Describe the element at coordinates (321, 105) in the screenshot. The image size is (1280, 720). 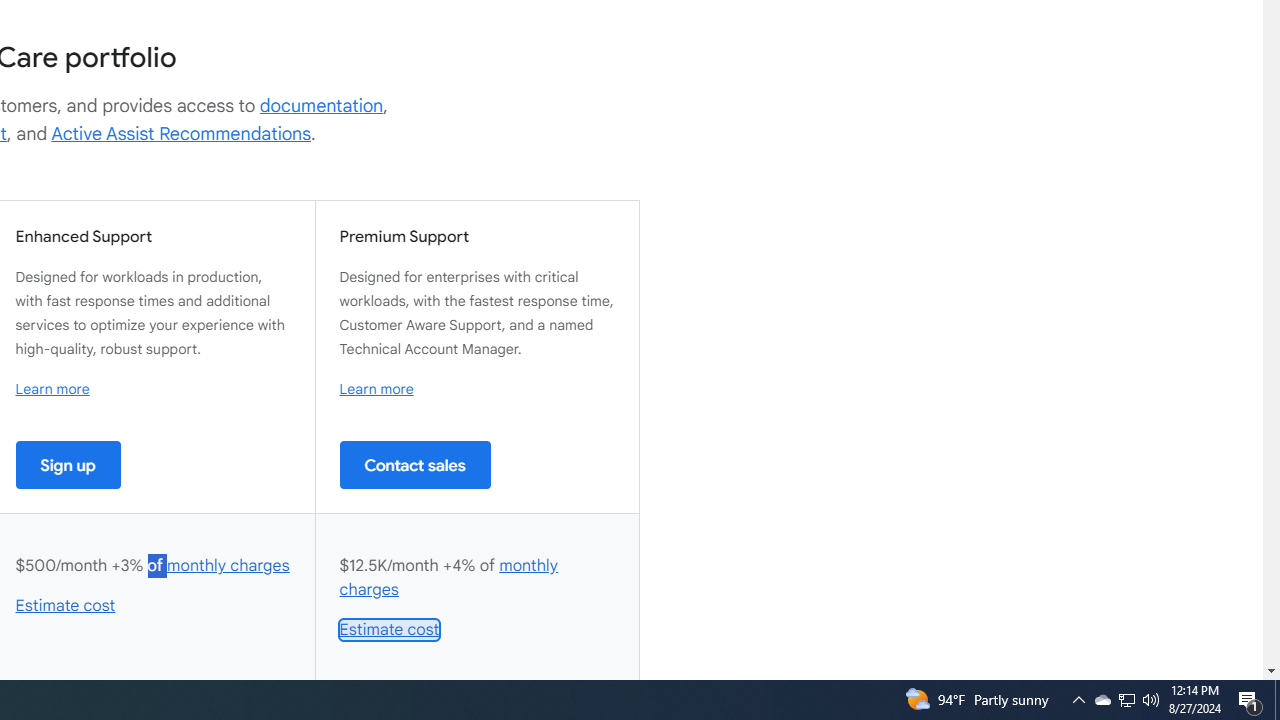
I see `'documentation'` at that location.